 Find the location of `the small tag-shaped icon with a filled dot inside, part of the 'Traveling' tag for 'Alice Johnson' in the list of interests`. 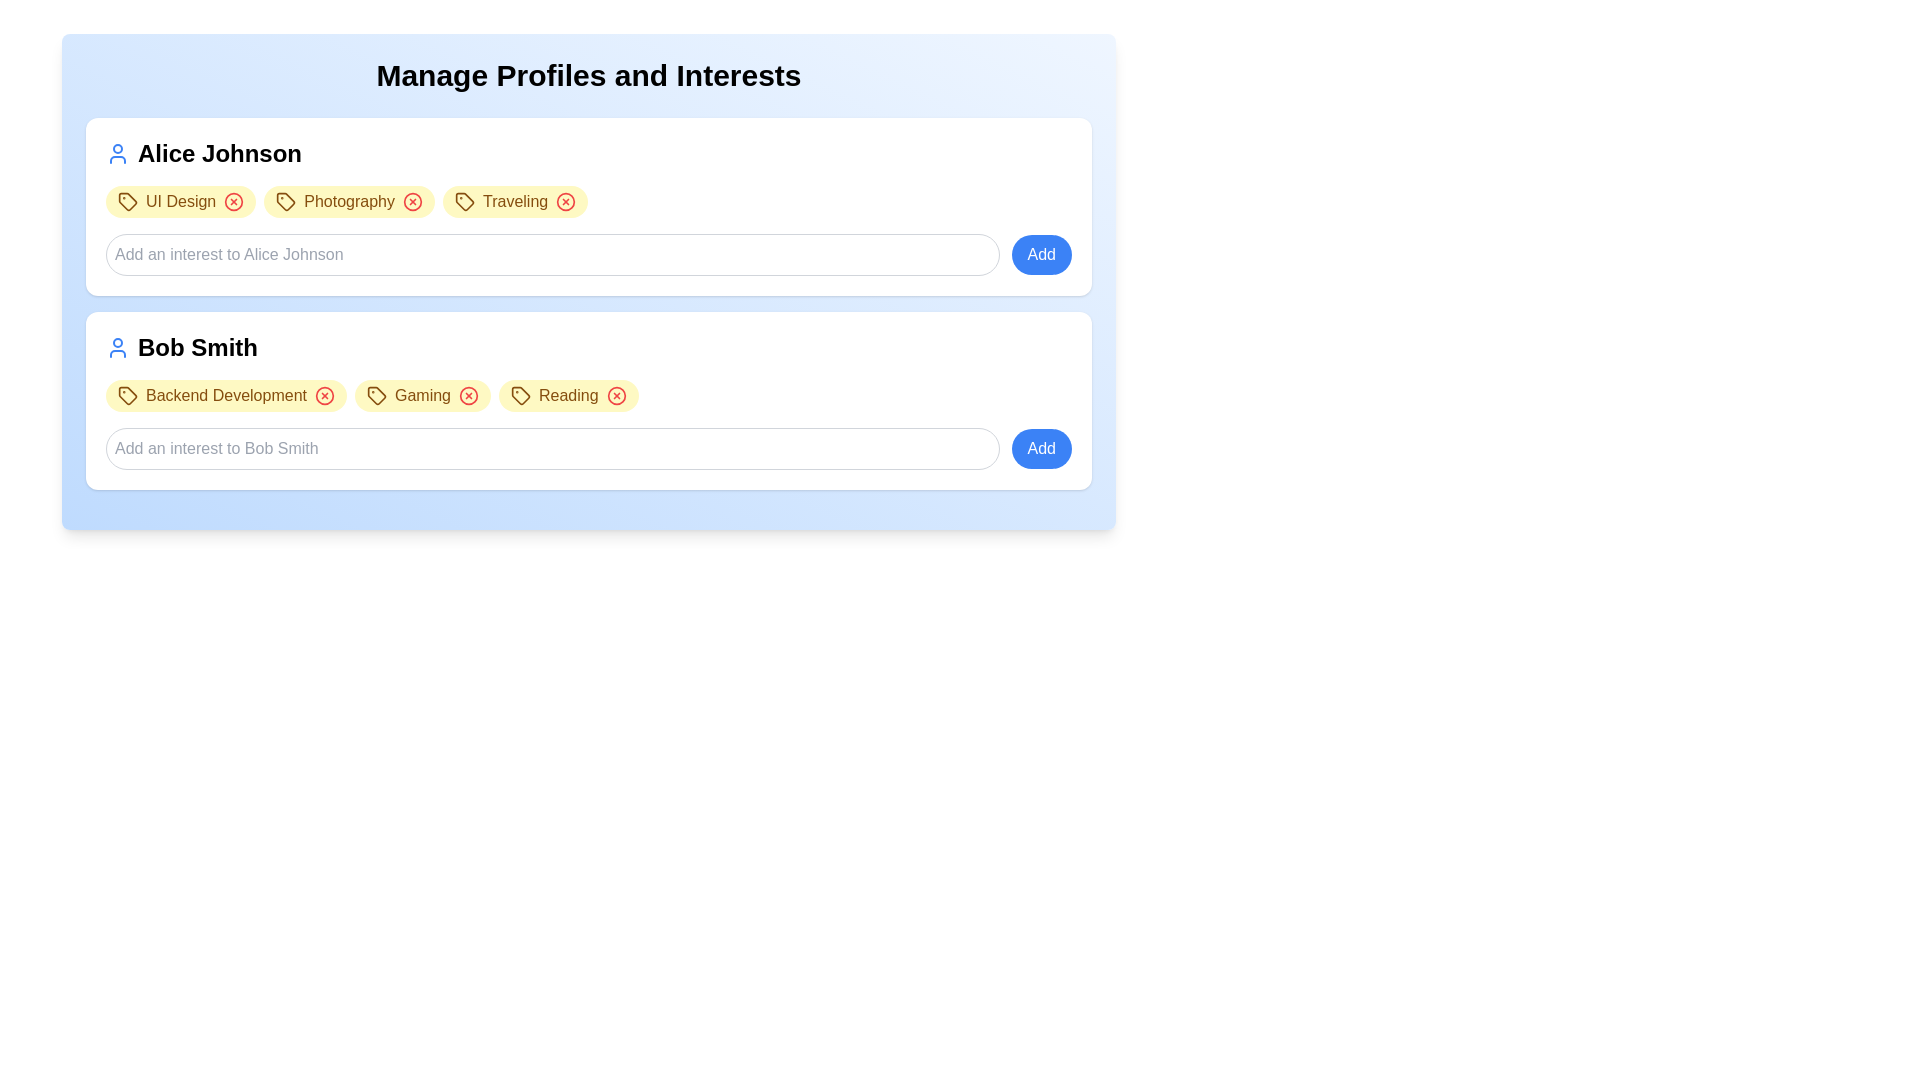

the small tag-shaped icon with a filled dot inside, part of the 'Traveling' tag for 'Alice Johnson' in the list of interests is located at coordinates (464, 201).